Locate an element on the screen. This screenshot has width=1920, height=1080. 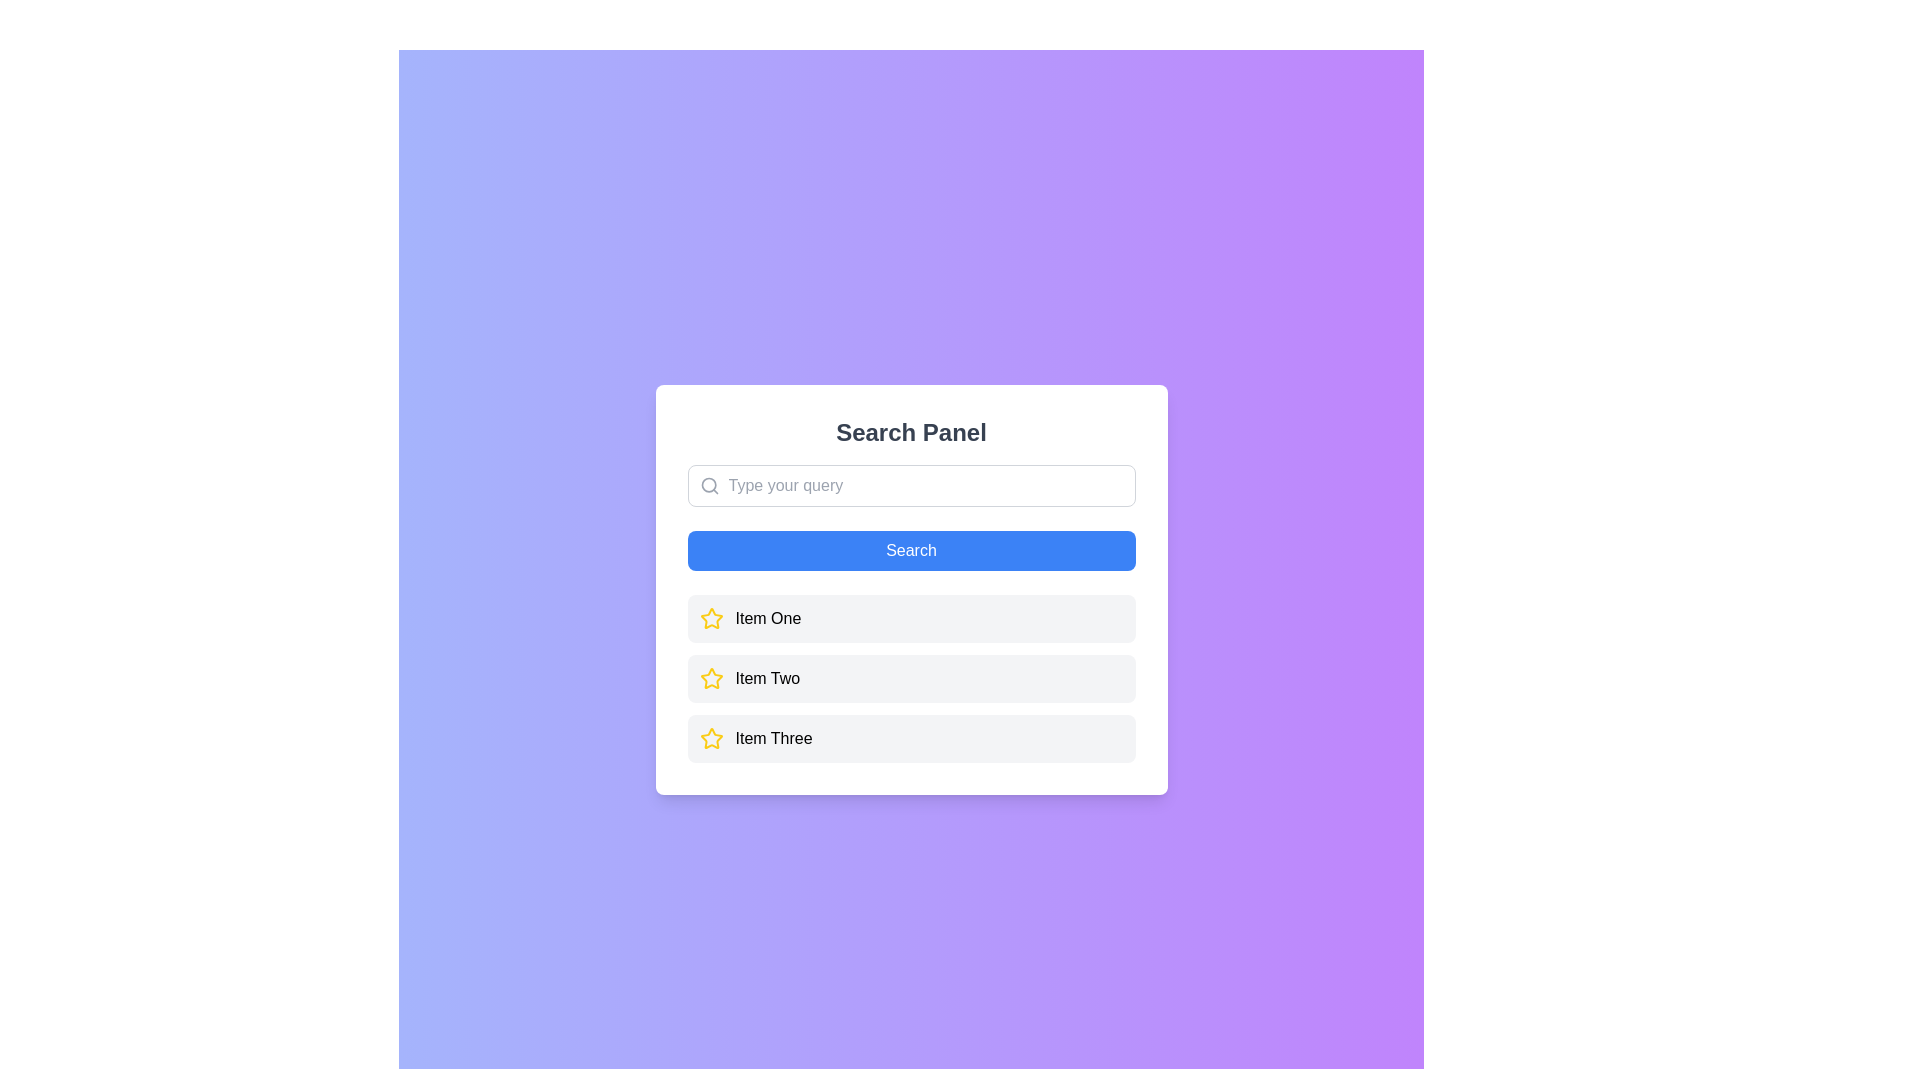
the list item labeled 'Item Two' is located at coordinates (910, 677).